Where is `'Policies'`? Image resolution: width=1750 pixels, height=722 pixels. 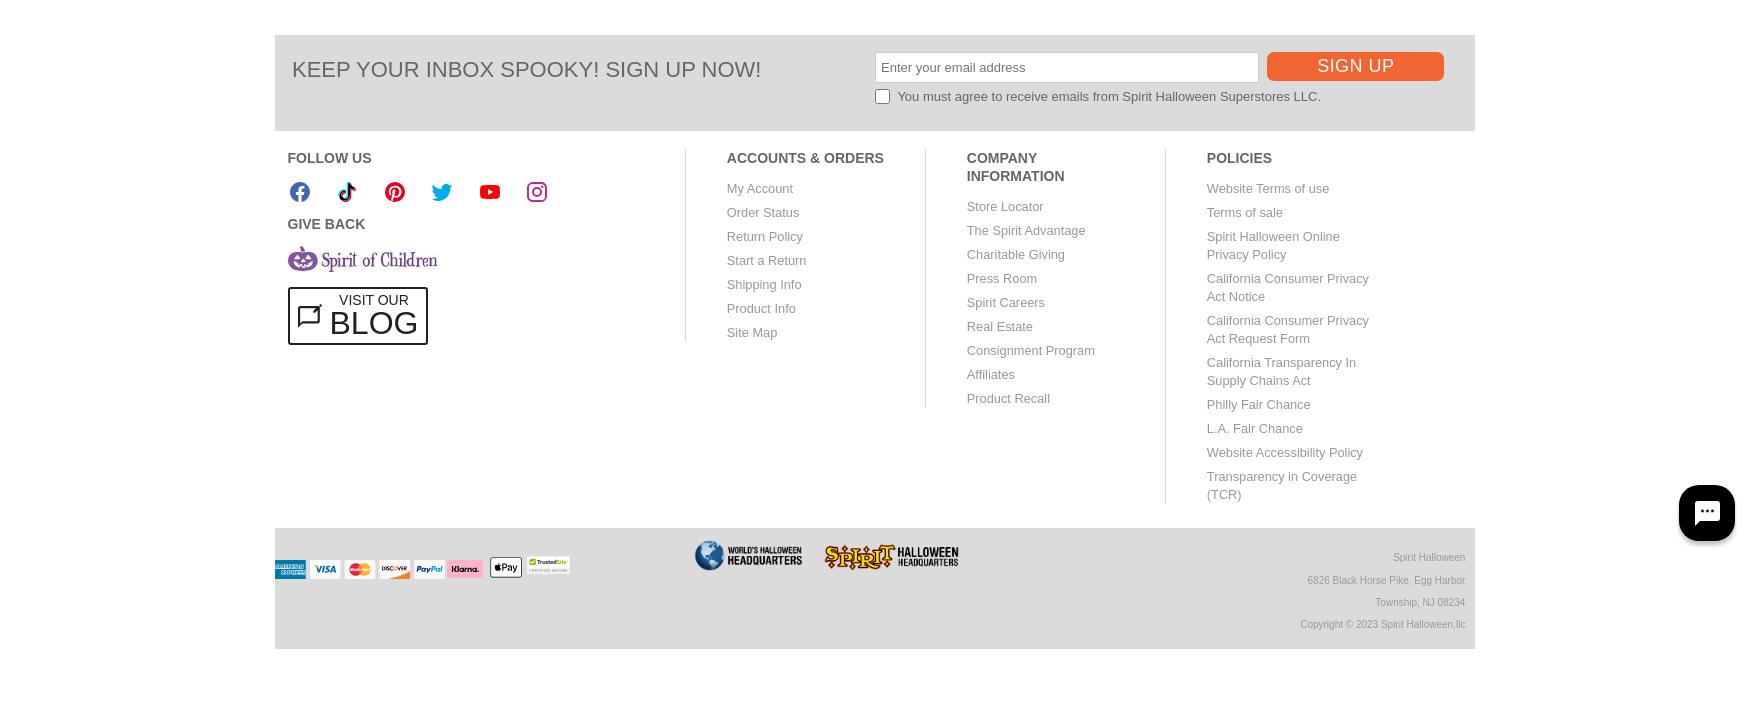 'Policies' is located at coordinates (1239, 157).